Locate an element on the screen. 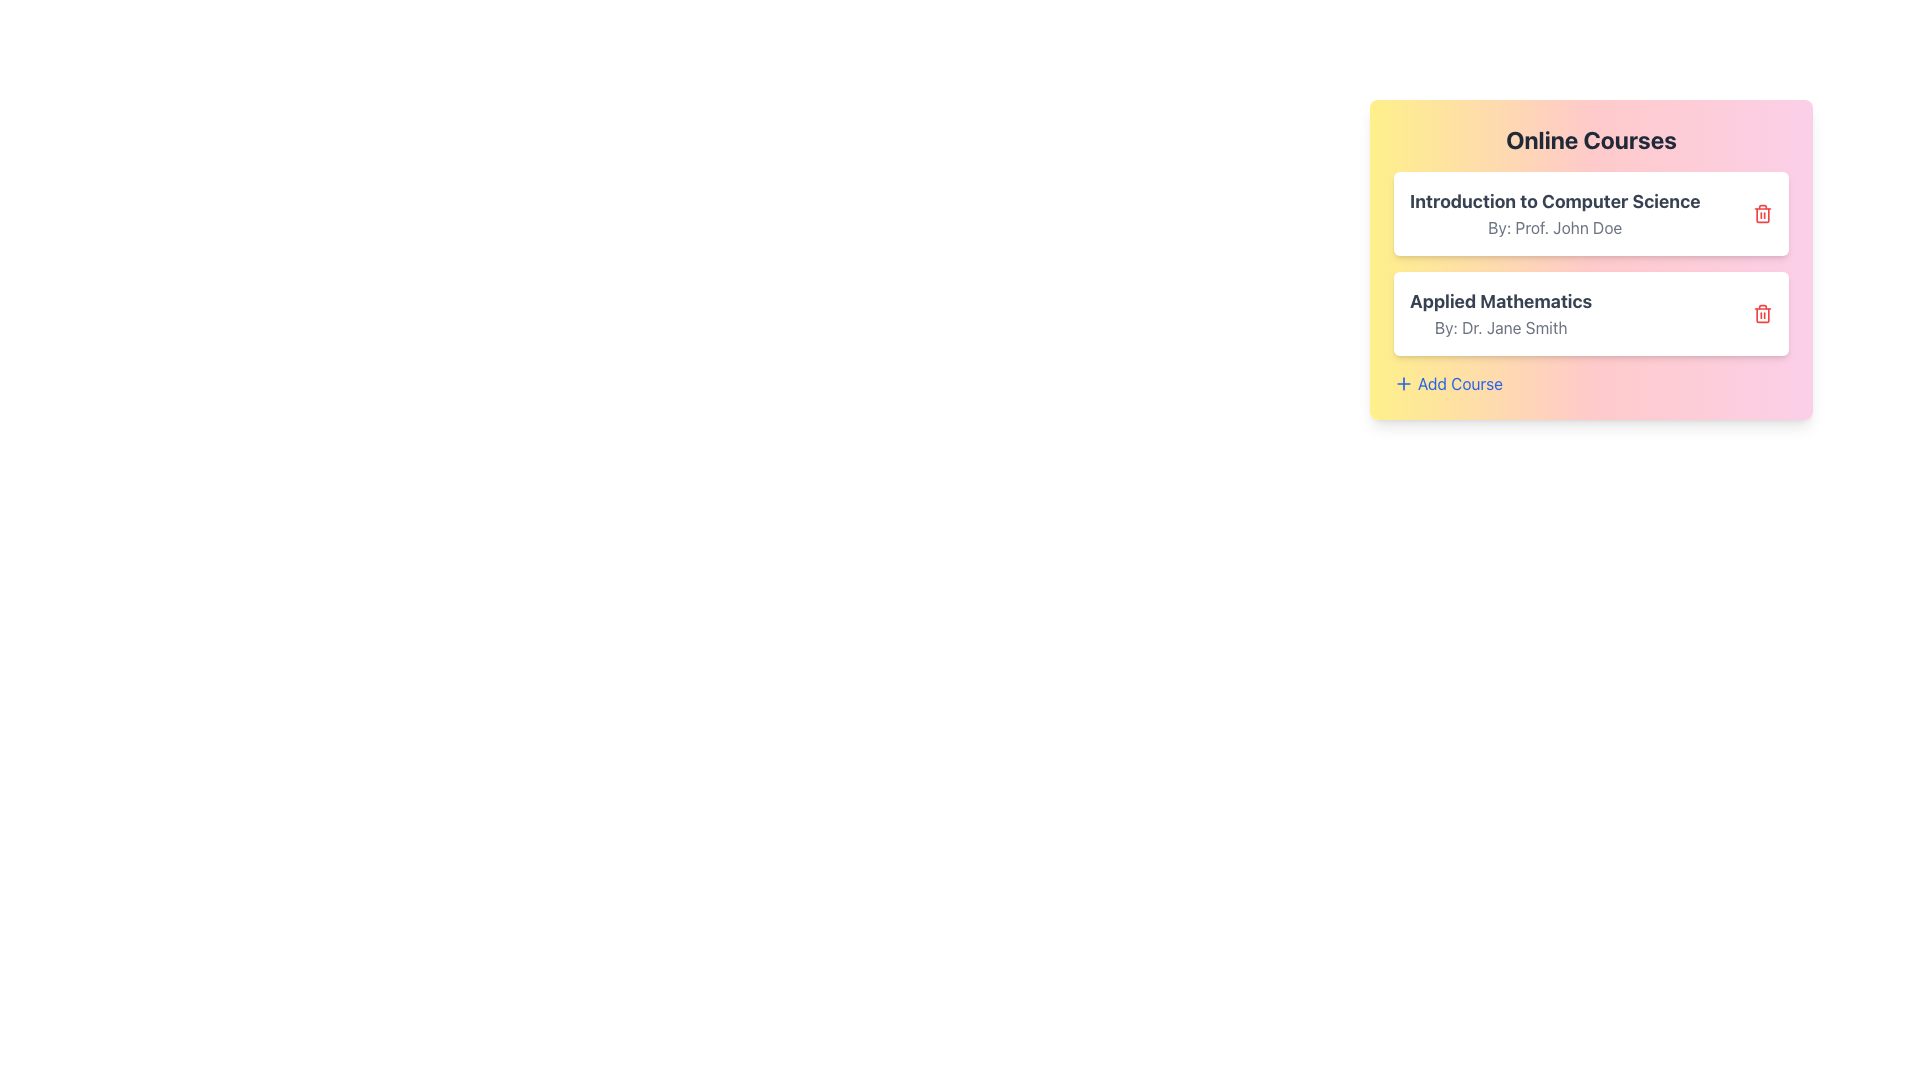  the text label displaying 'Introduction to Computer Science' which is styled in bold and dark gray, located in the topmost course card under the 'Online Courses' section is located at coordinates (1554, 201).